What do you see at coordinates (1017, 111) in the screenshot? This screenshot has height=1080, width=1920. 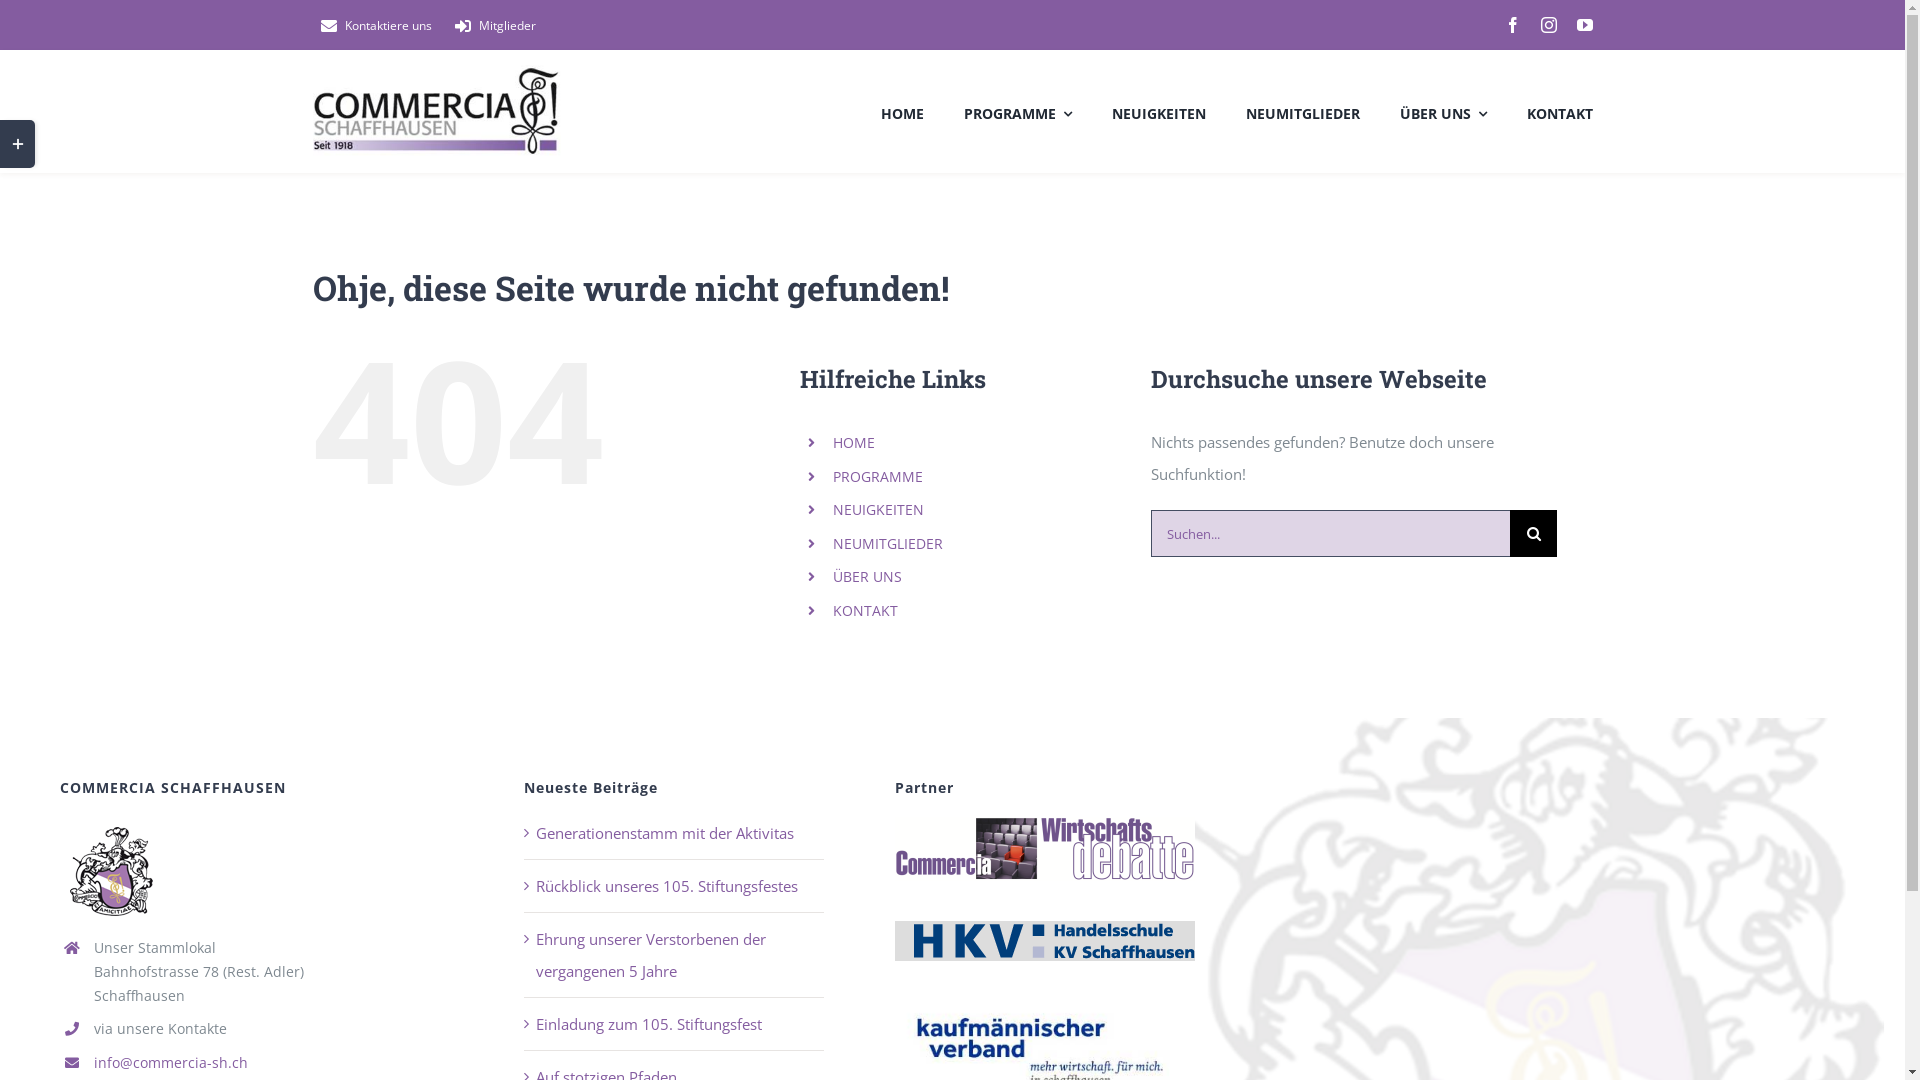 I see `'PROGRAMME'` at bounding box center [1017, 111].